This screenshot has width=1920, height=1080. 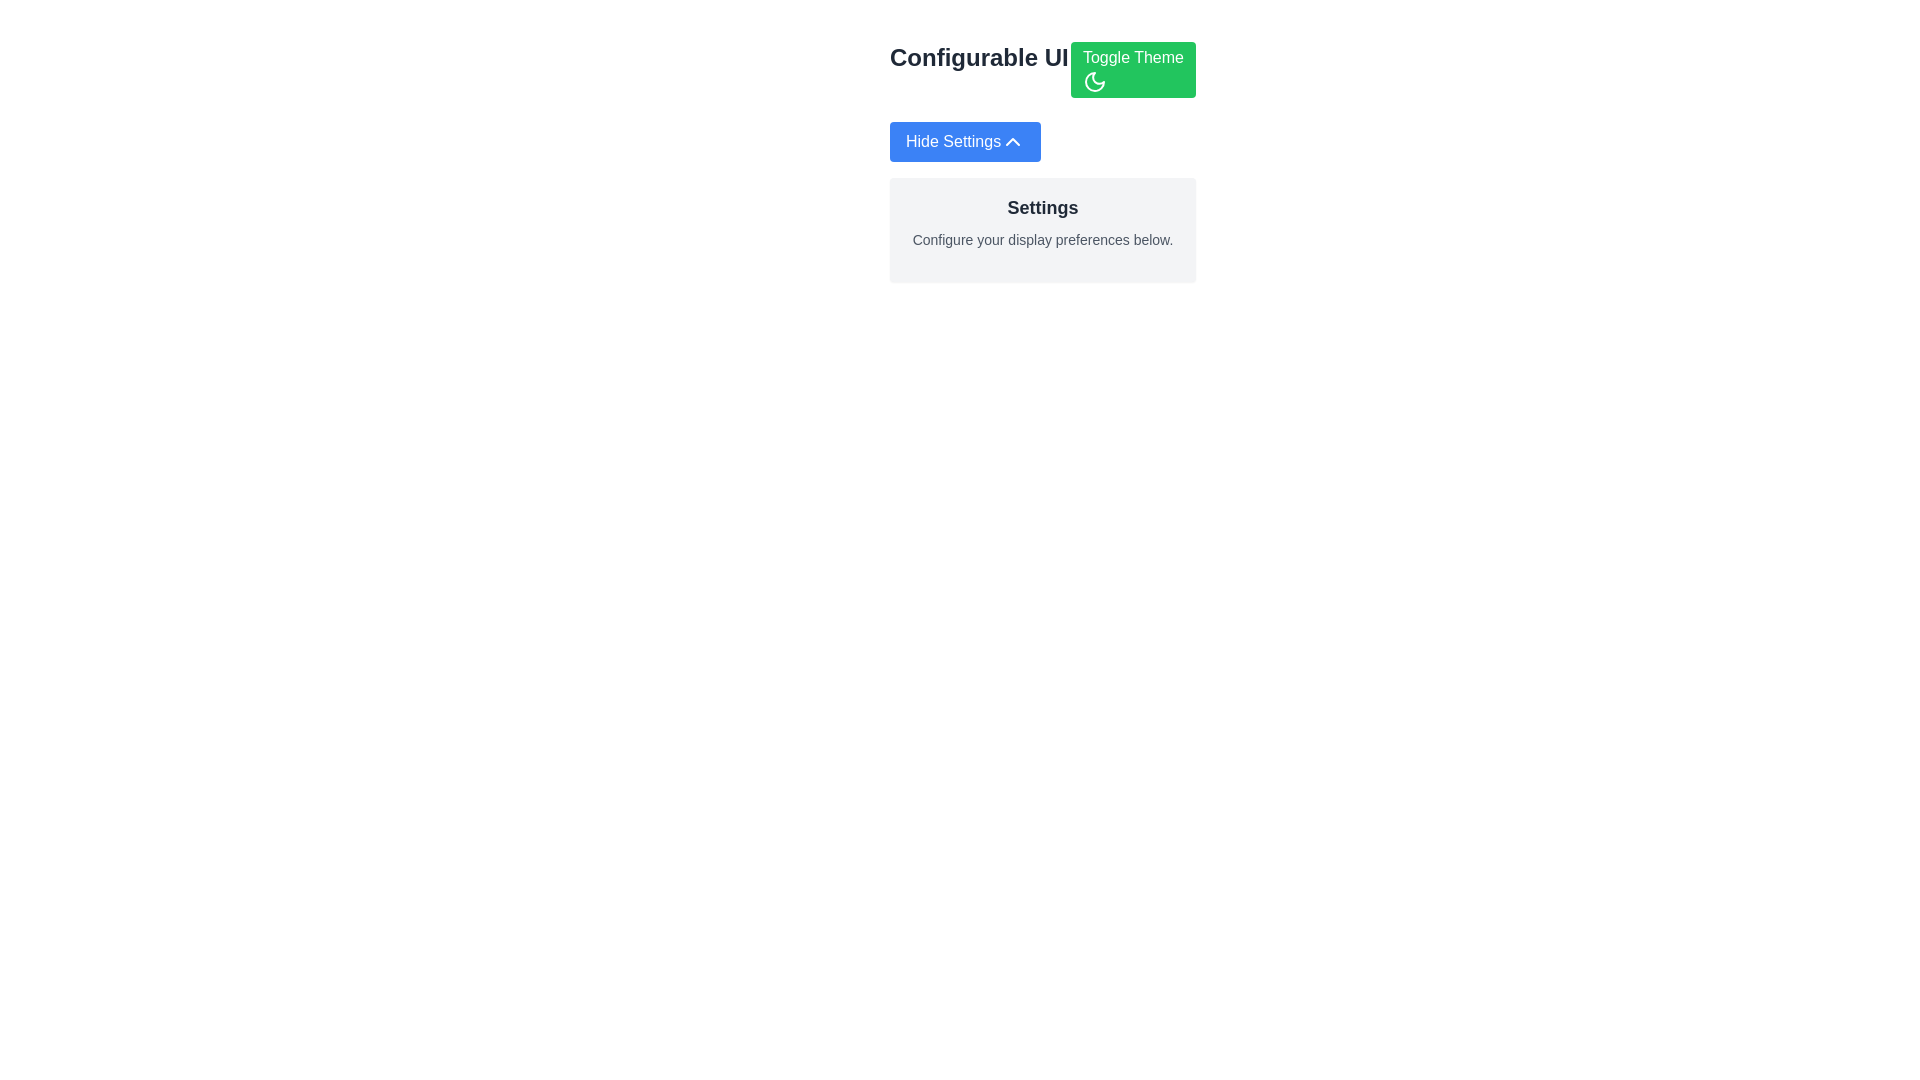 What do you see at coordinates (1093, 80) in the screenshot?
I see `the SVG icon (crescent moon) which serves as a theme toggle option located inside the green button labeled 'Toggle Theme'` at bounding box center [1093, 80].